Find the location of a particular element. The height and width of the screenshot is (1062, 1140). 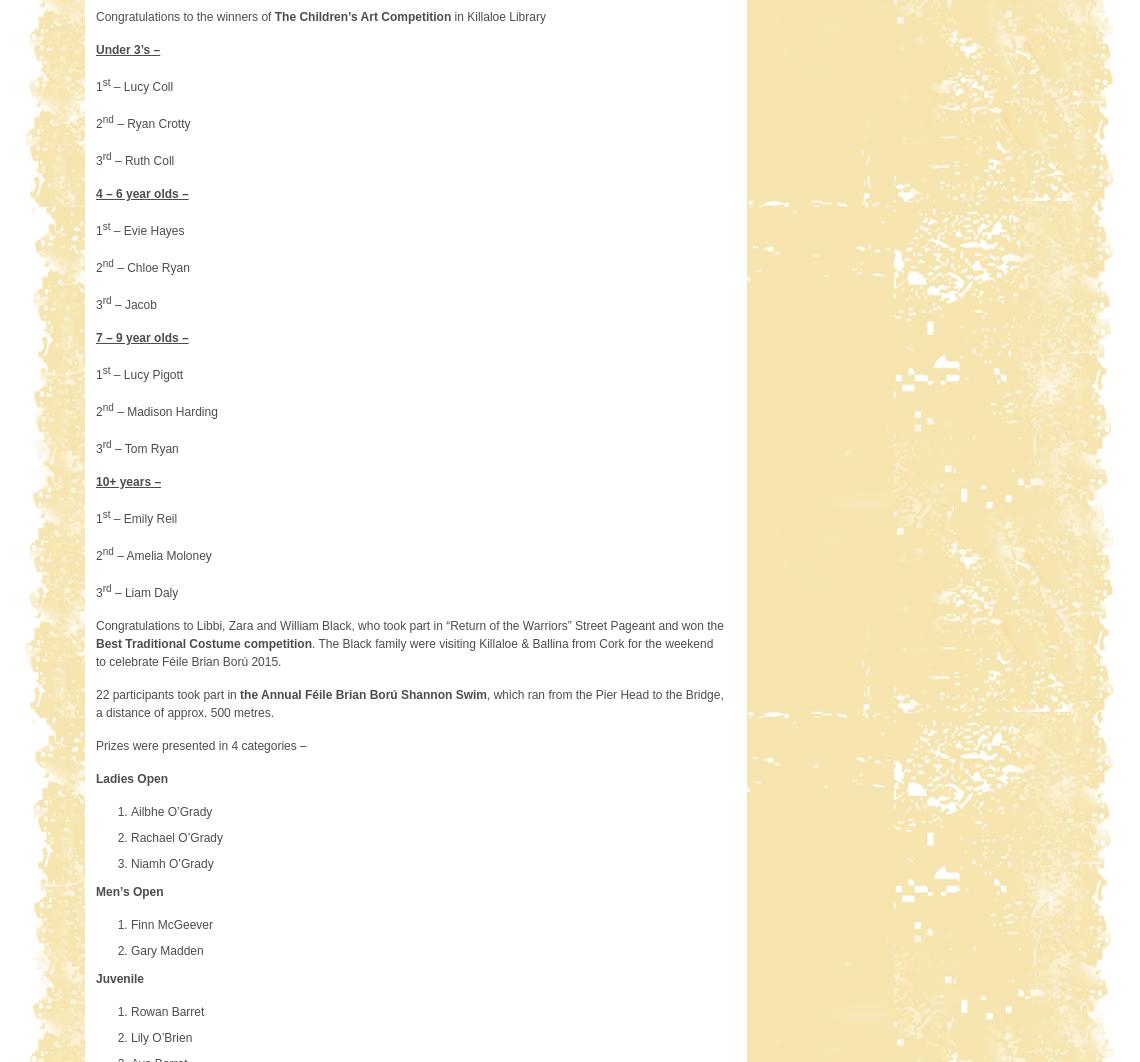

'Juvenile' is located at coordinates (119, 976).